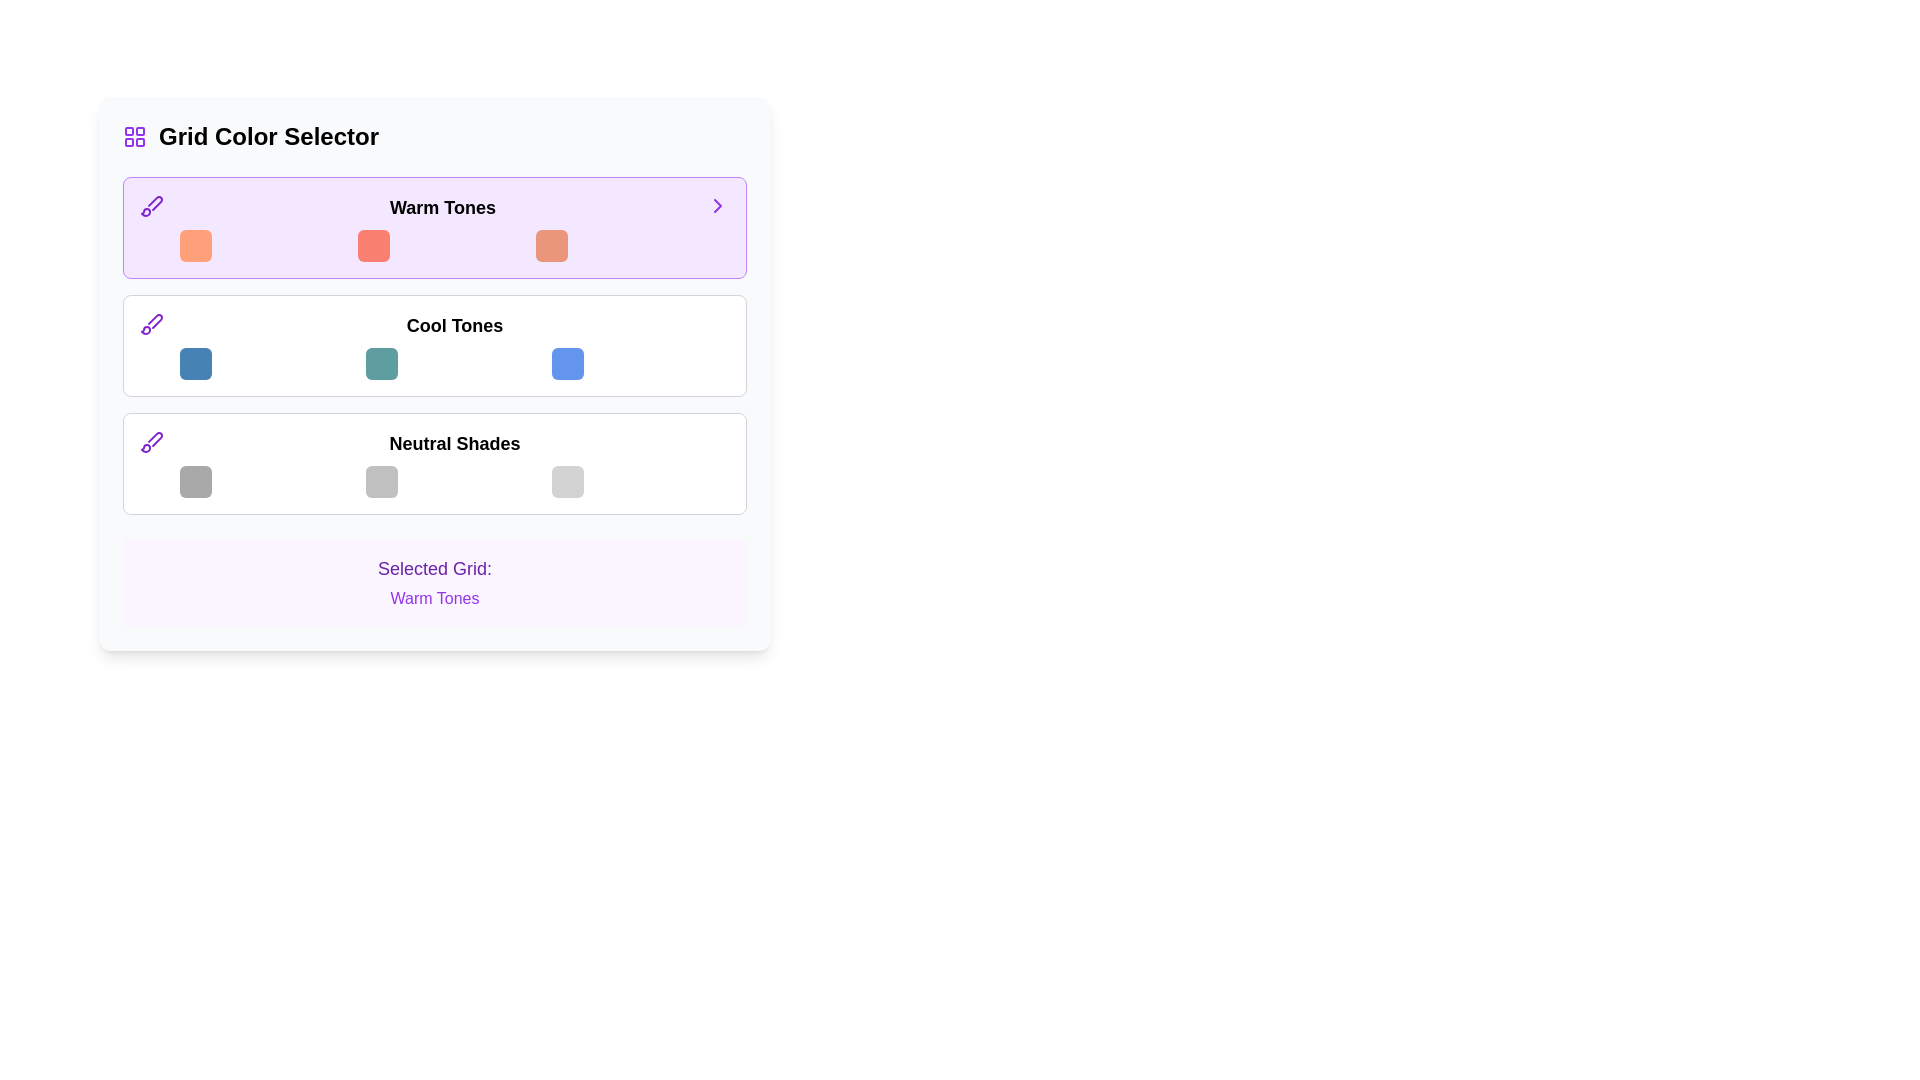 This screenshot has width=1920, height=1080. What do you see at coordinates (196, 363) in the screenshot?
I see `the leftmost color tile in the 'Cool Tones' section` at bounding box center [196, 363].